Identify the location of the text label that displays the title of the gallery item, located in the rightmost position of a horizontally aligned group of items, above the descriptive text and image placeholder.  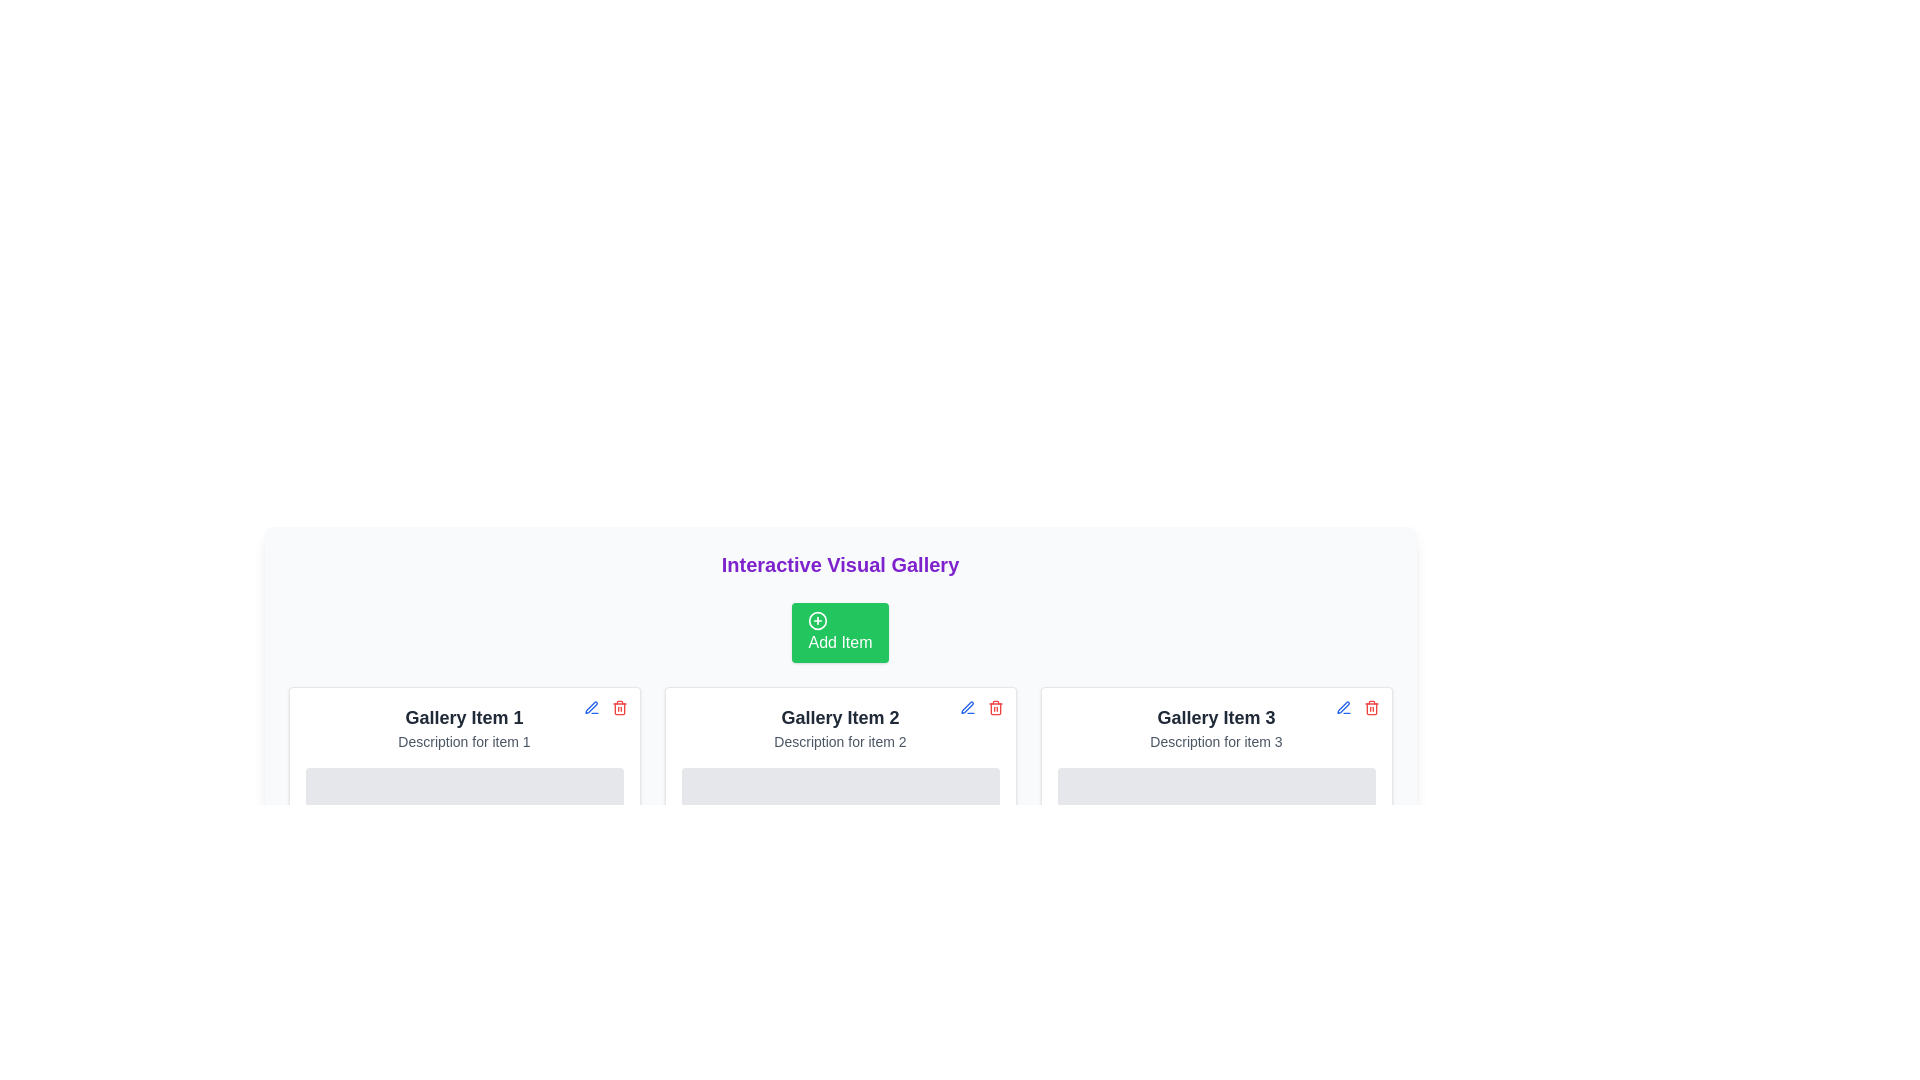
(1215, 716).